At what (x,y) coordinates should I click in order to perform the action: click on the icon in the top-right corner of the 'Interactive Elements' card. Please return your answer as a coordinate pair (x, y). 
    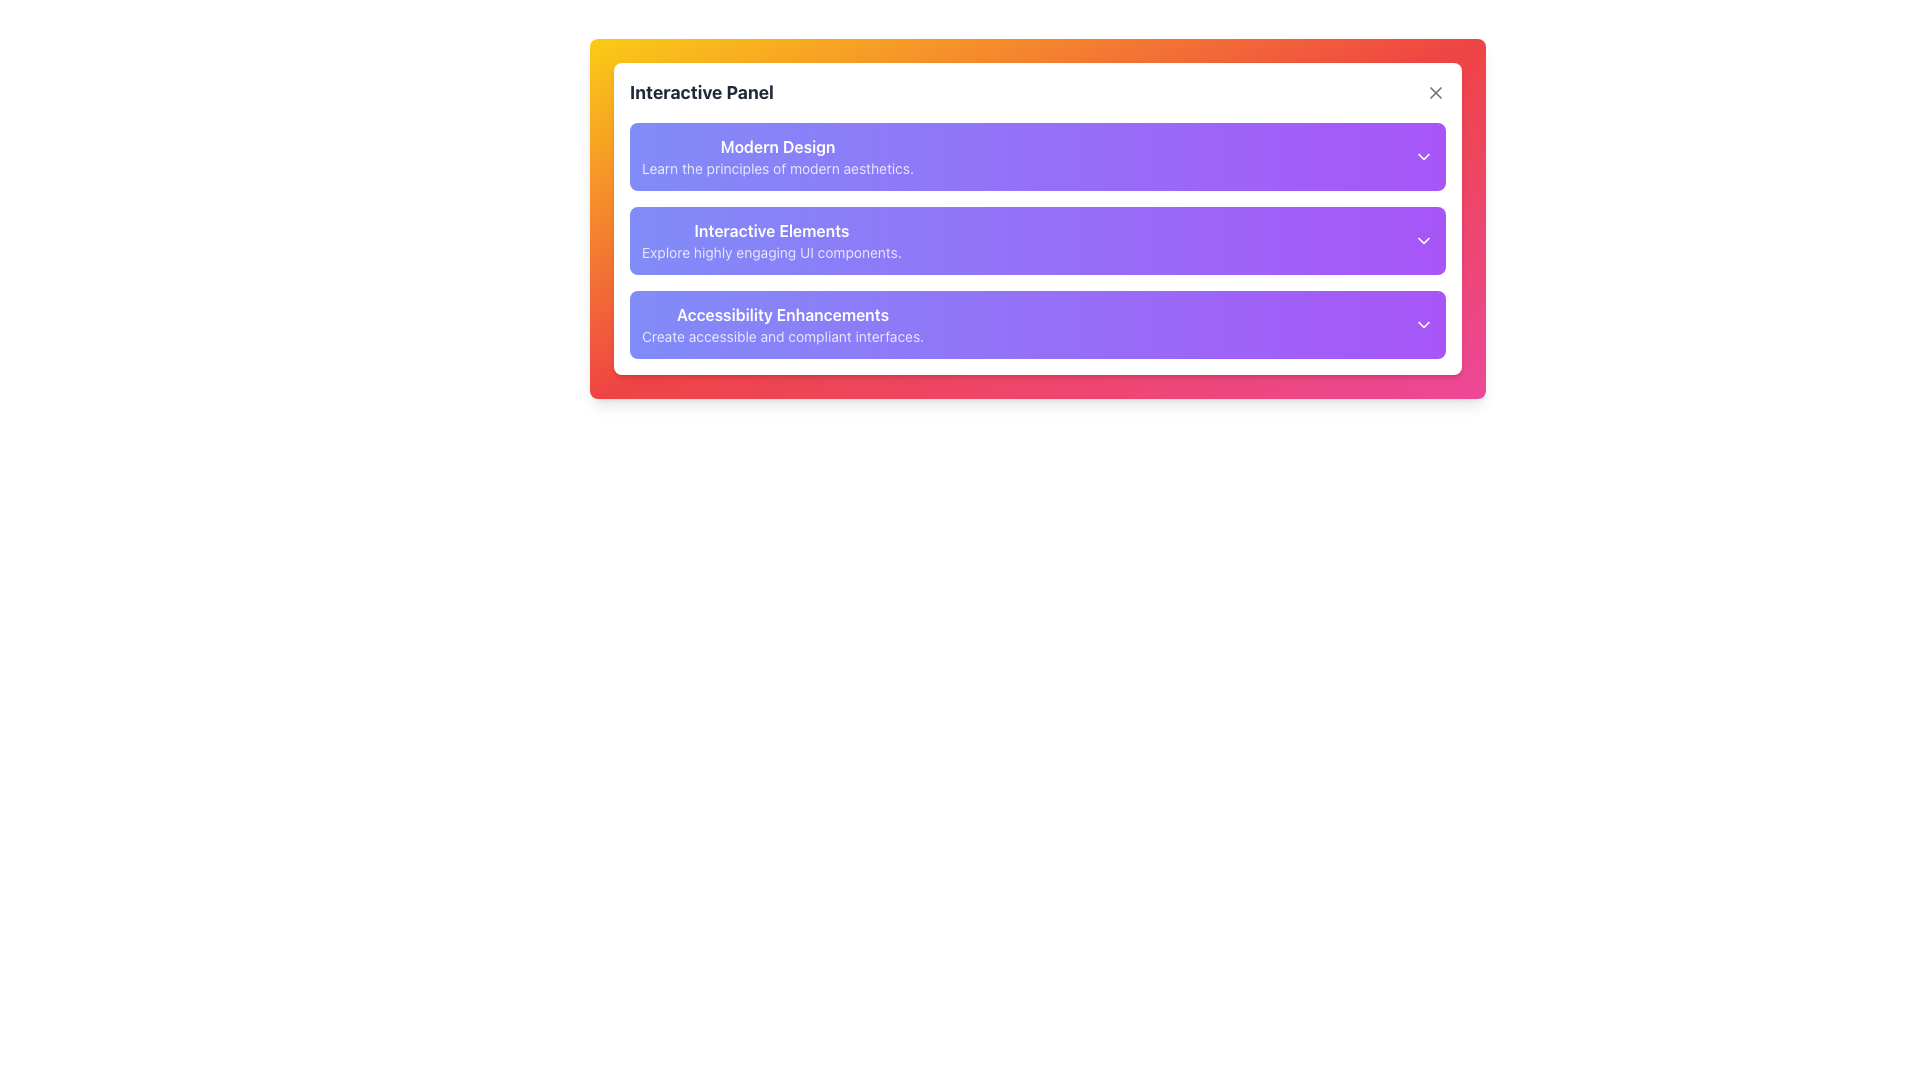
    Looking at the image, I should click on (1423, 239).